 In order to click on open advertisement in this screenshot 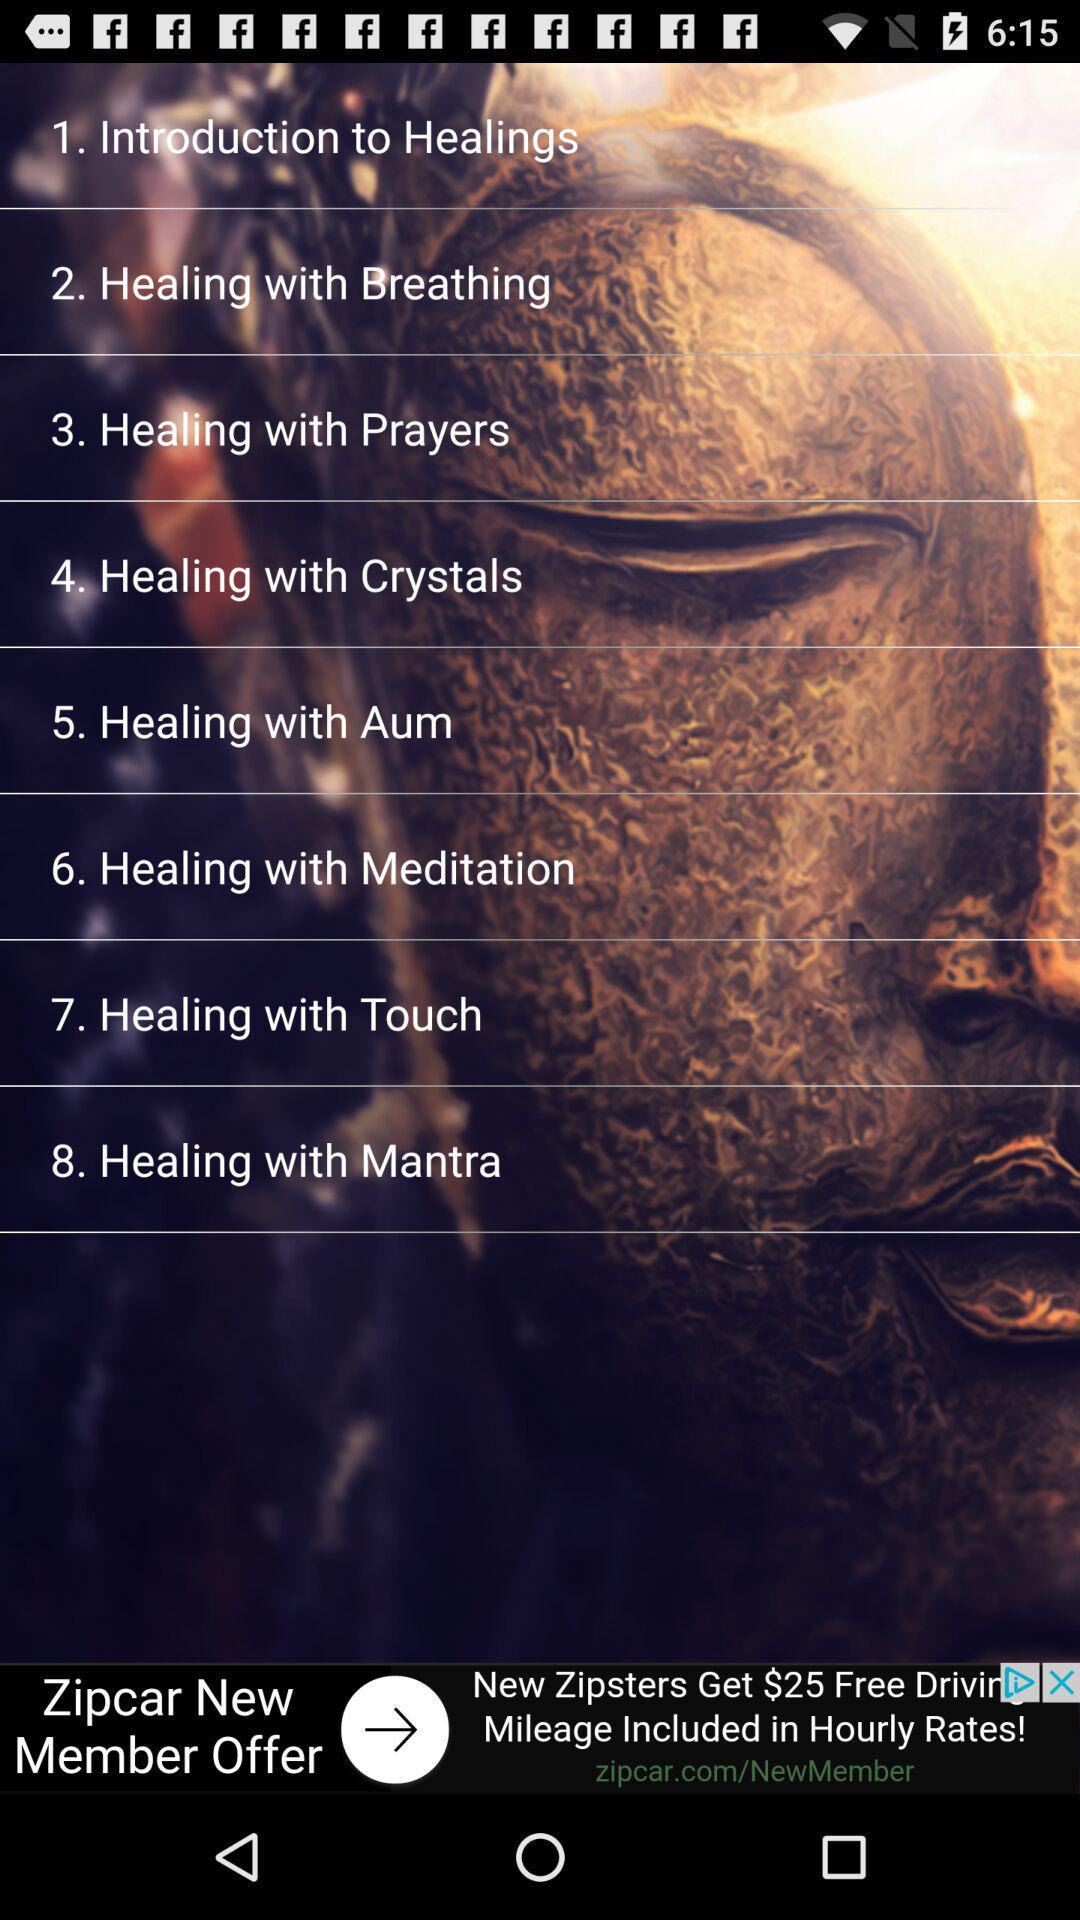, I will do `click(540, 1727)`.